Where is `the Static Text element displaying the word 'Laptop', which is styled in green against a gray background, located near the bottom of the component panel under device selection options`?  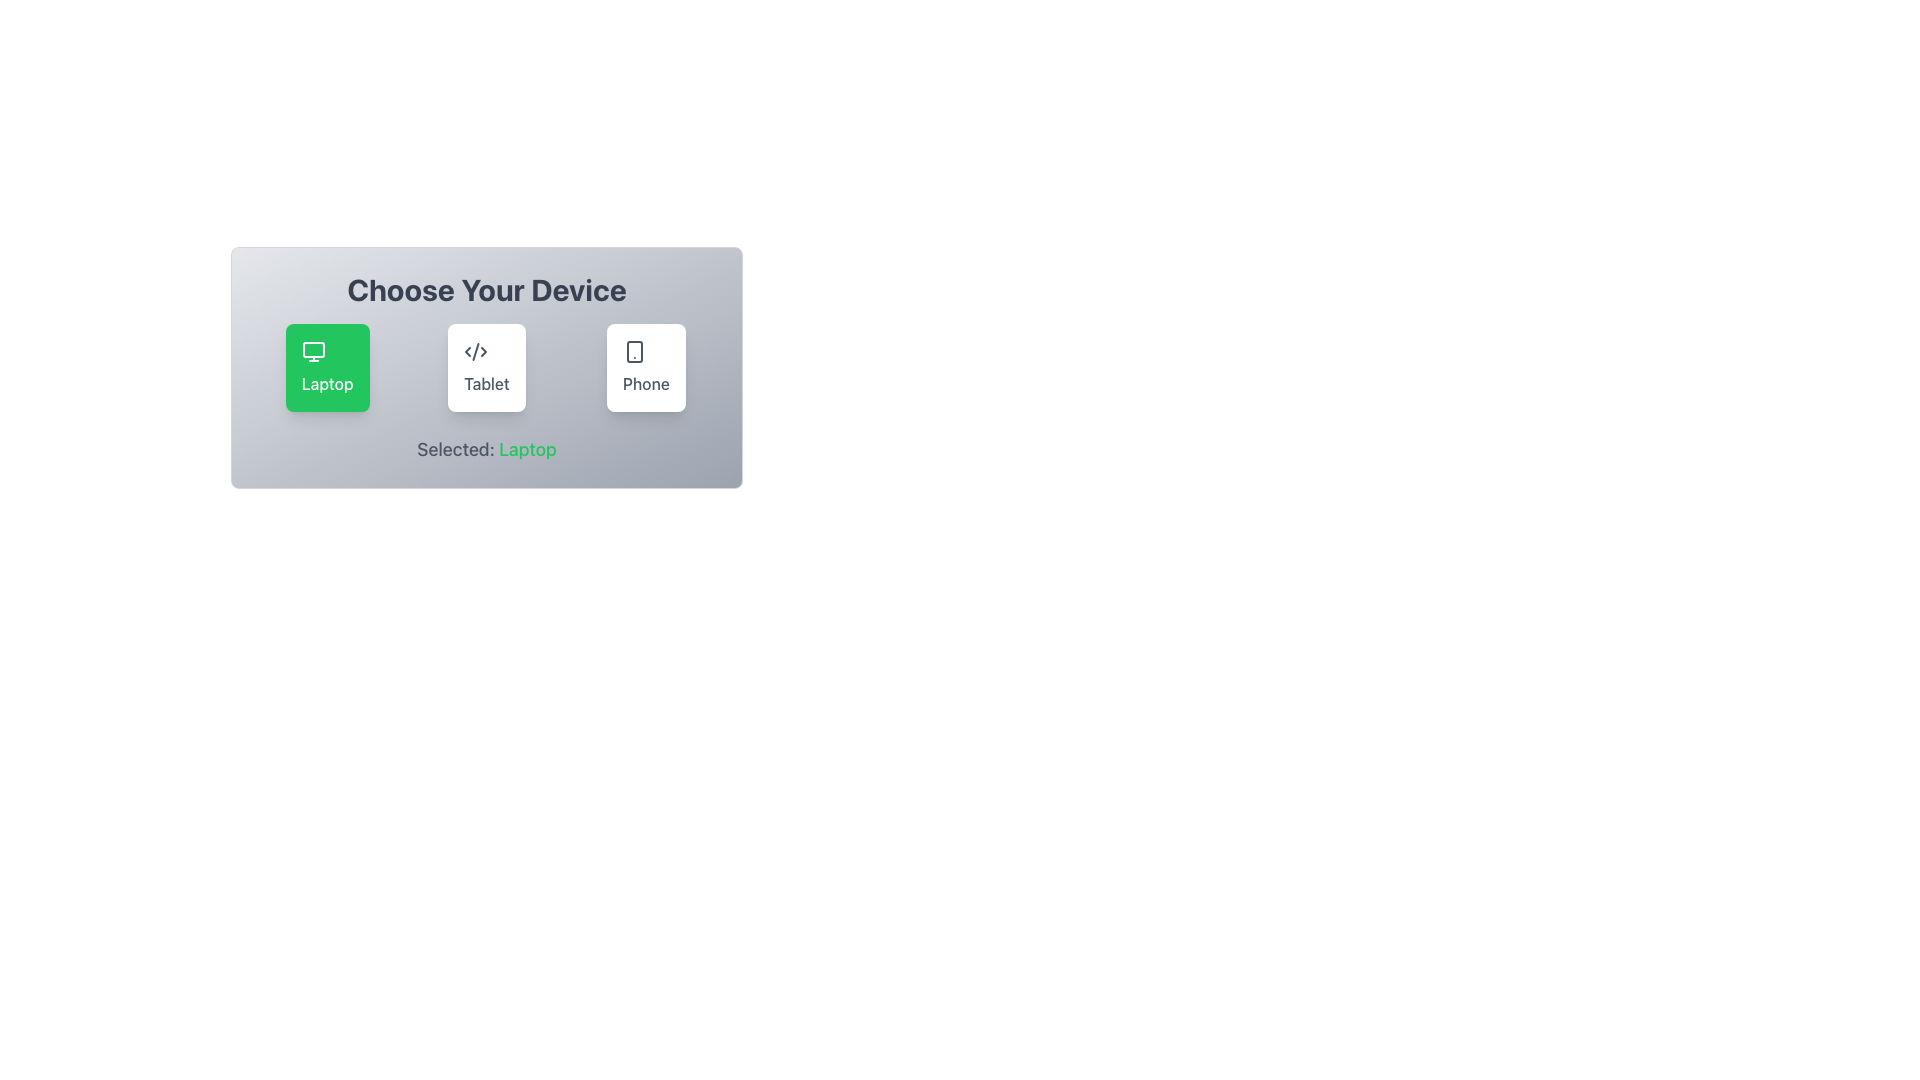 the Static Text element displaying the word 'Laptop', which is styled in green against a gray background, located near the bottom of the component panel under device selection options is located at coordinates (528, 448).